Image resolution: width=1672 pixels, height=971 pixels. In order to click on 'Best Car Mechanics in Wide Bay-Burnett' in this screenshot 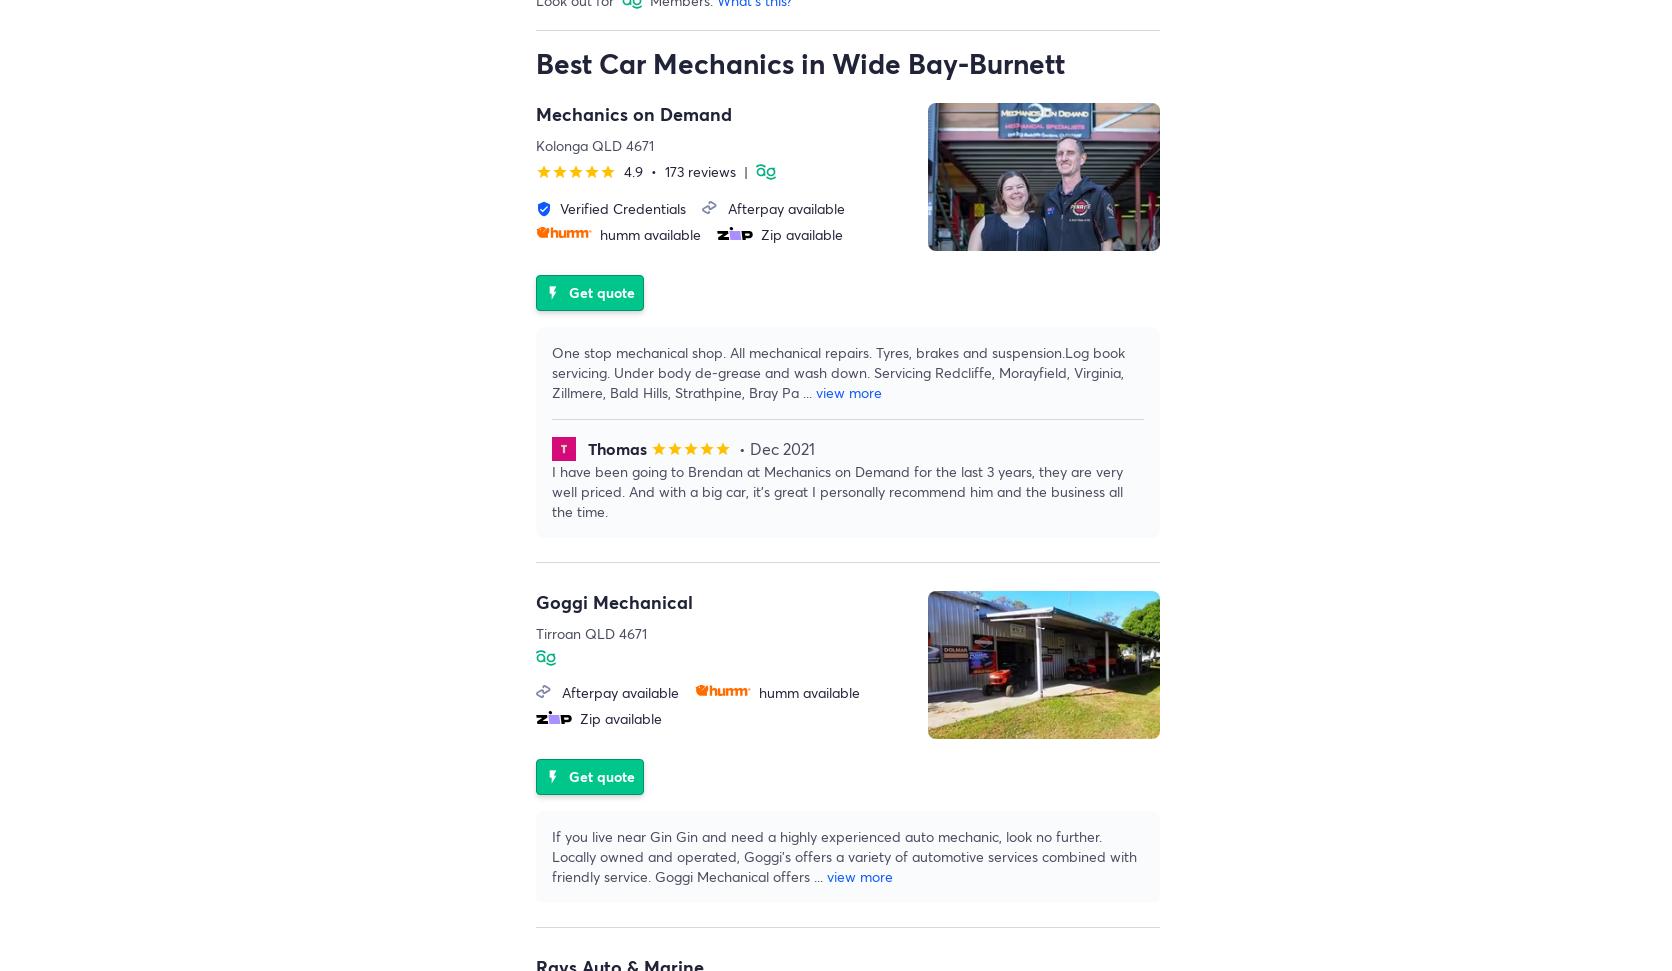, I will do `click(799, 62)`.